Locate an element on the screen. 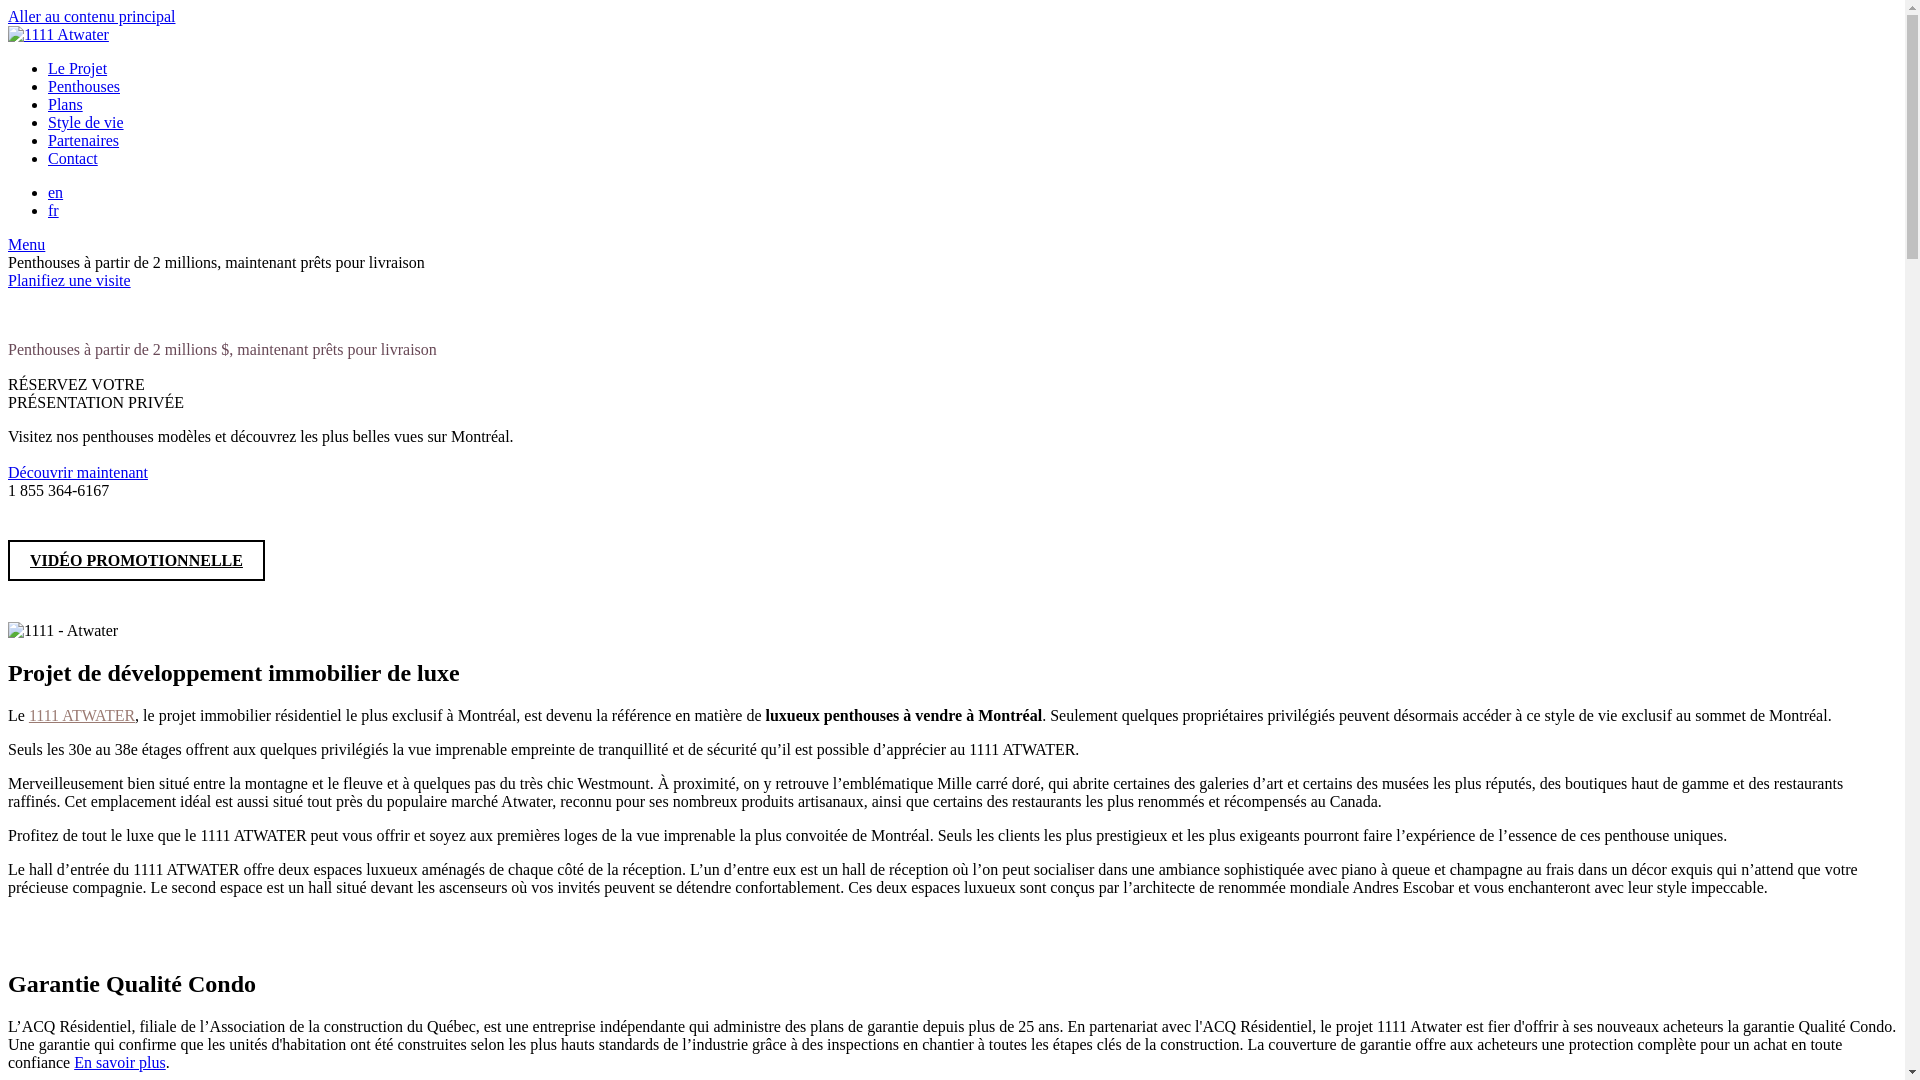 This screenshot has width=1920, height=1080. 'En savoir plus' is located at coordinates (119, 1061).